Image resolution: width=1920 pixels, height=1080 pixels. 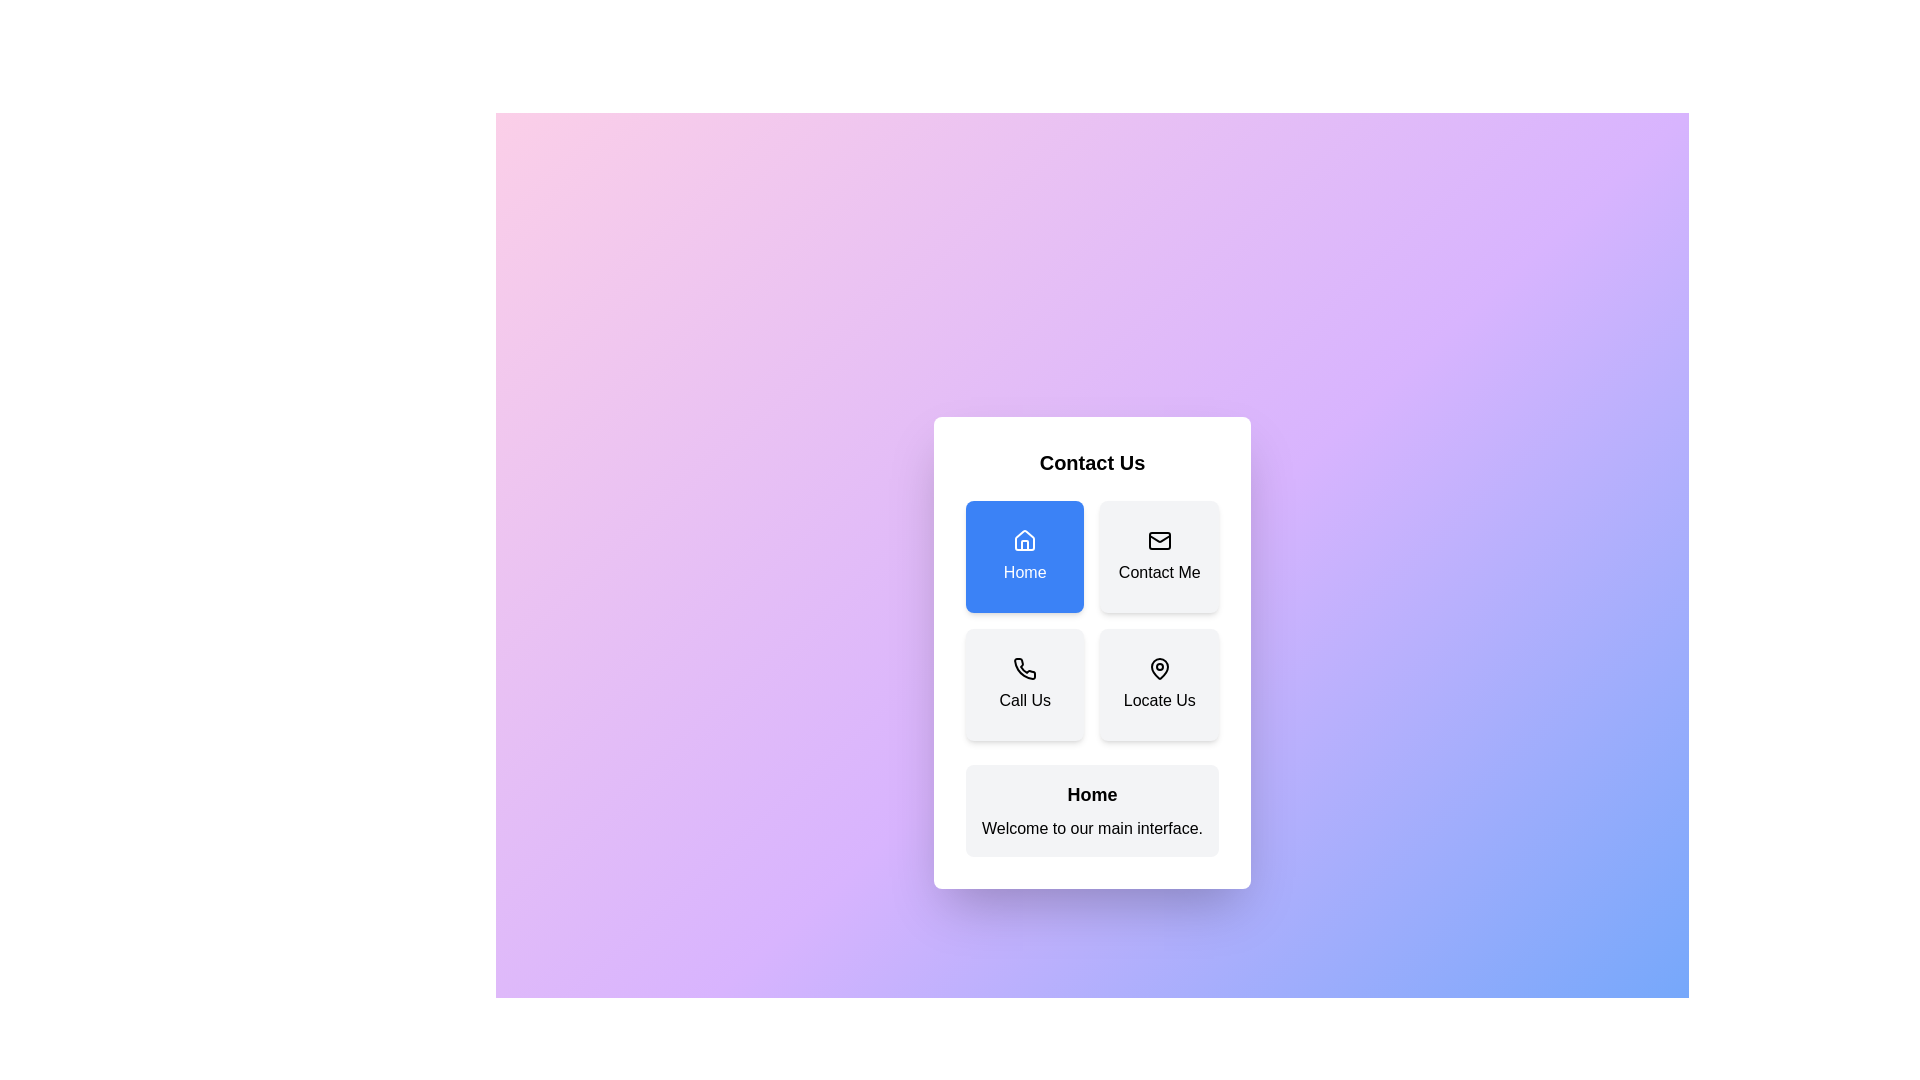 I want to click on the button corresponding to Call Us to display its details, so click(x=1025, y=684).